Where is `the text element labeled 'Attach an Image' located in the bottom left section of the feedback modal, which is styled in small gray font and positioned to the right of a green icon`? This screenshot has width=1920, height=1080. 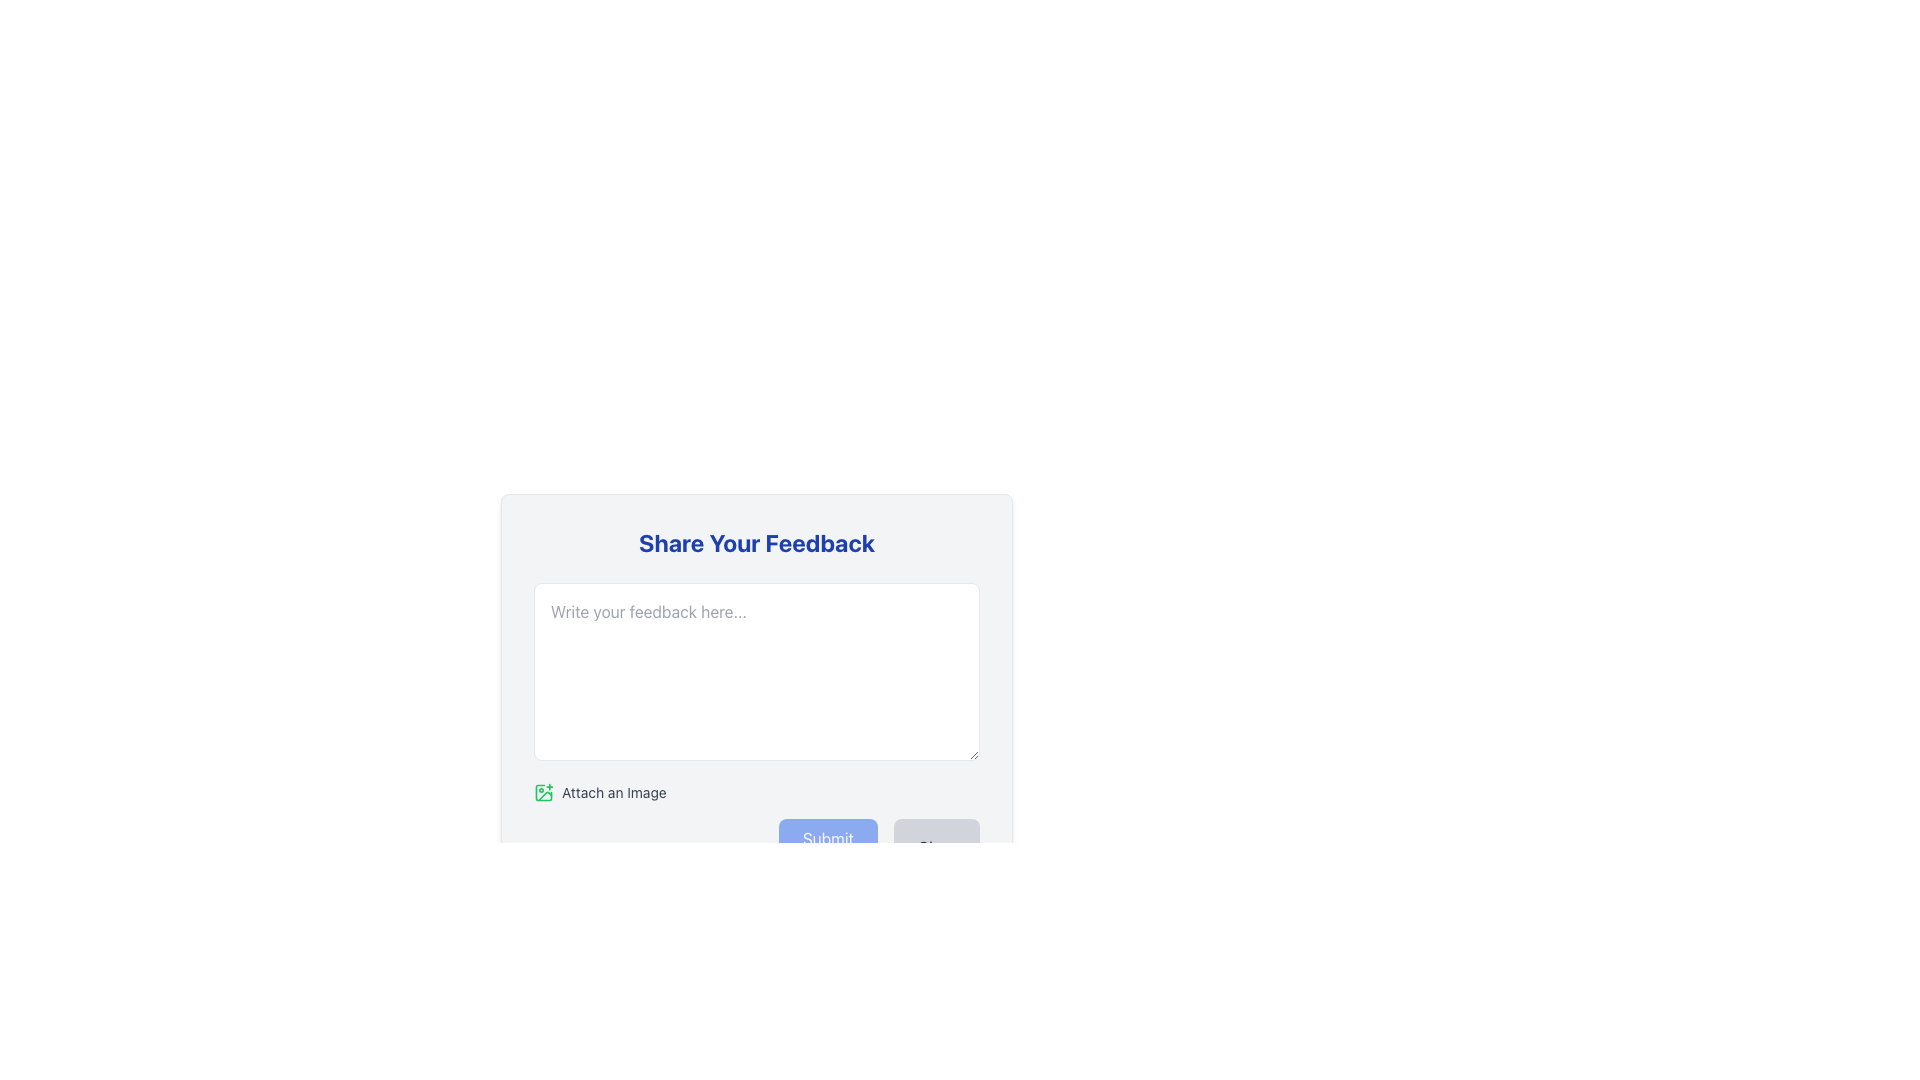
the text element labeled 'Attach an Image' located in the bottom left section of the feedback modal, which is styled in small gray font and positioned to the right of a green icon is located at coordinates (613, 792).